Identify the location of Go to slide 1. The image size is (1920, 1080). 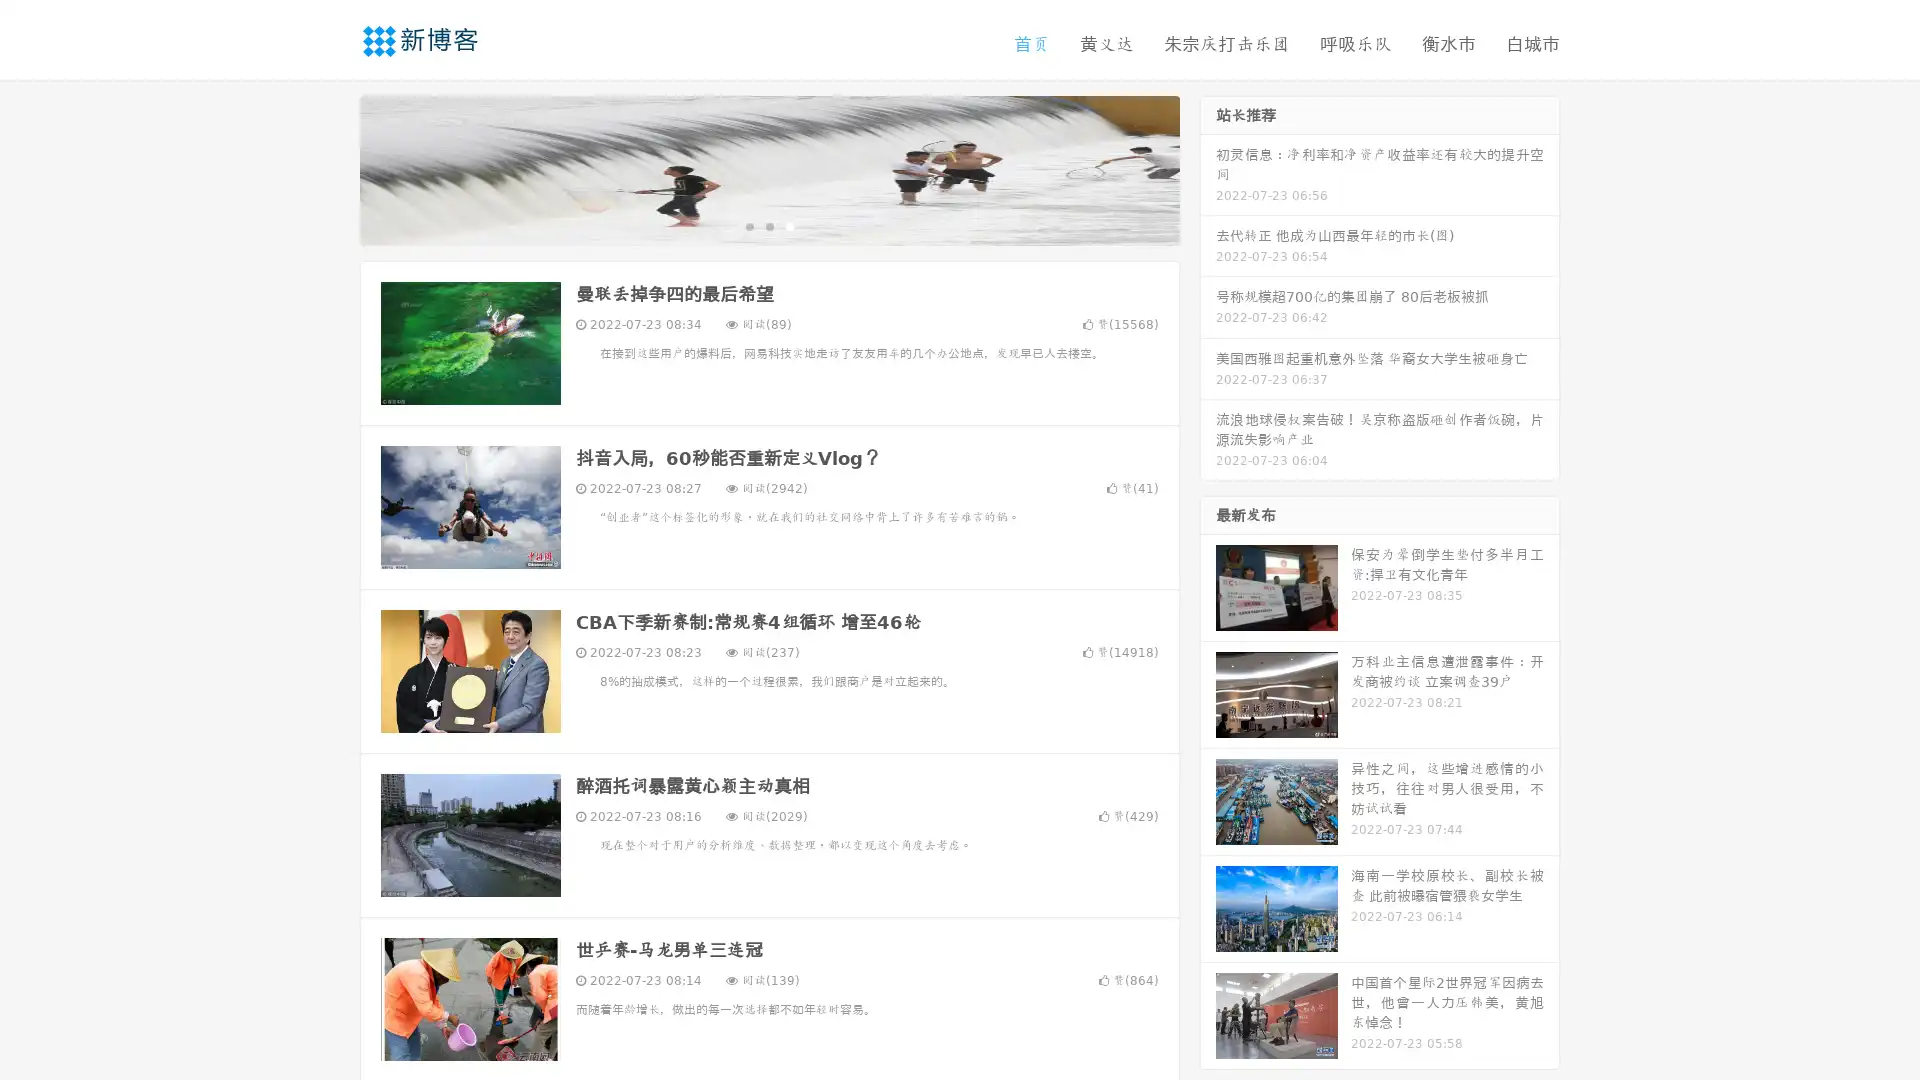
(748, 225).